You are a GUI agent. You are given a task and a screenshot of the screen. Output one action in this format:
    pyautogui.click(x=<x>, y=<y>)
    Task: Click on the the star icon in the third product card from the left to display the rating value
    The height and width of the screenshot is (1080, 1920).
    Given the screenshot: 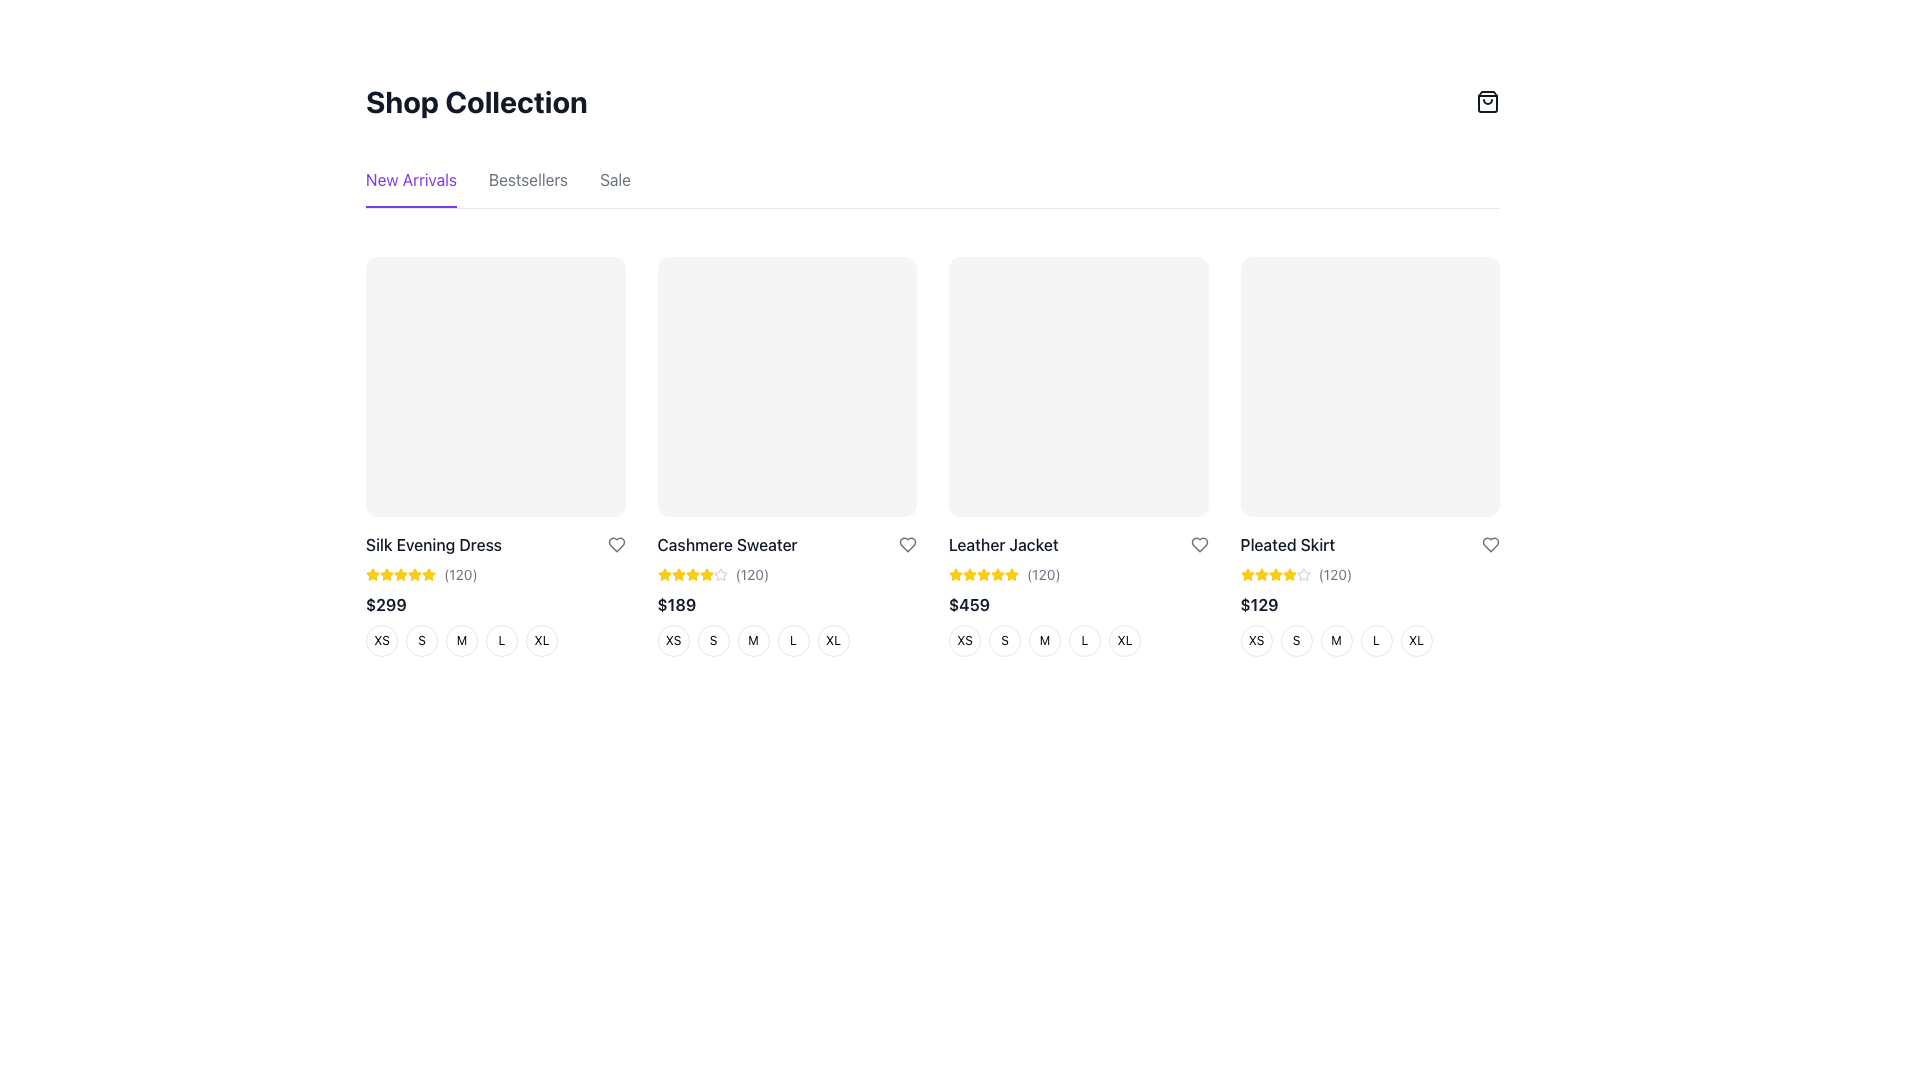 What is the action you would take?
    pyautogui.click(x=998, y=574)
    